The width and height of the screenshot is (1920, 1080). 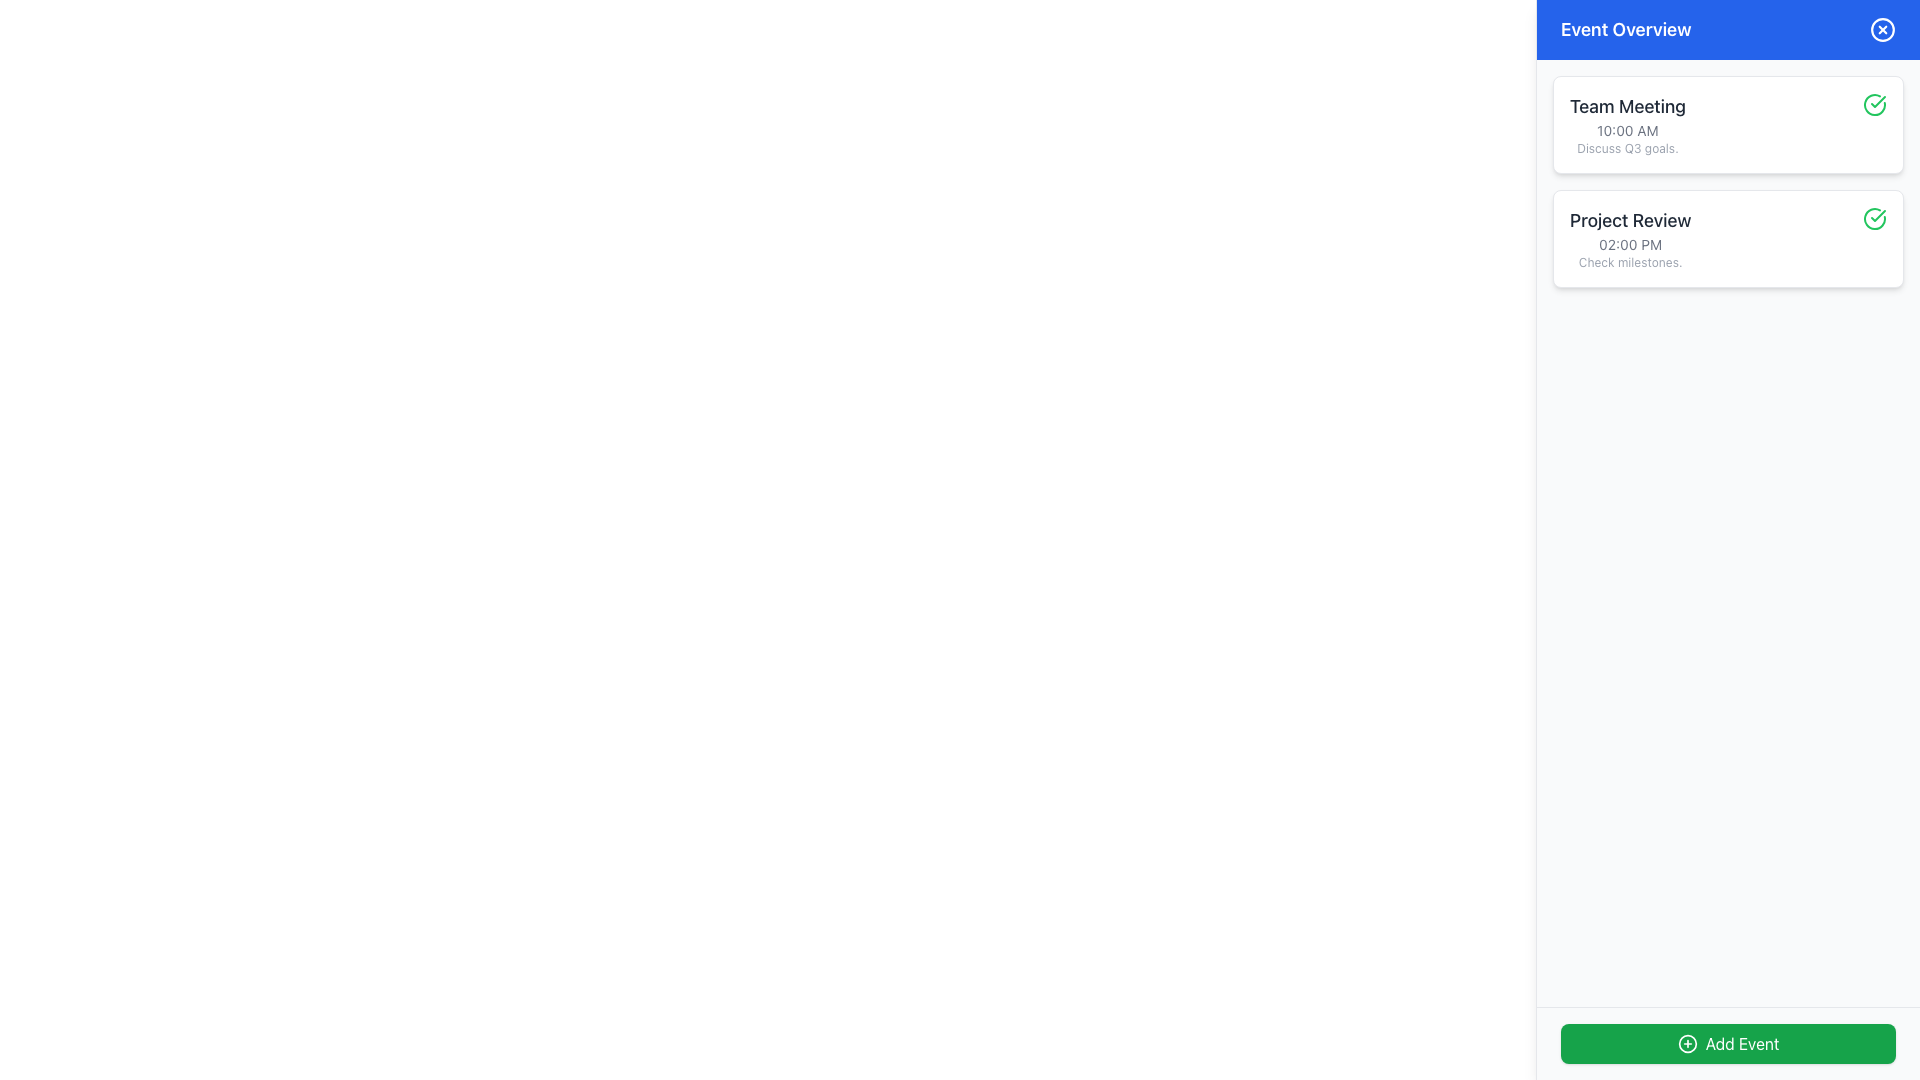 I want to click on the SVG circle element that visually indicates the 'Add Event' functionality, located at the bottom-right region of the interface, so click(x=1686, y=1043).